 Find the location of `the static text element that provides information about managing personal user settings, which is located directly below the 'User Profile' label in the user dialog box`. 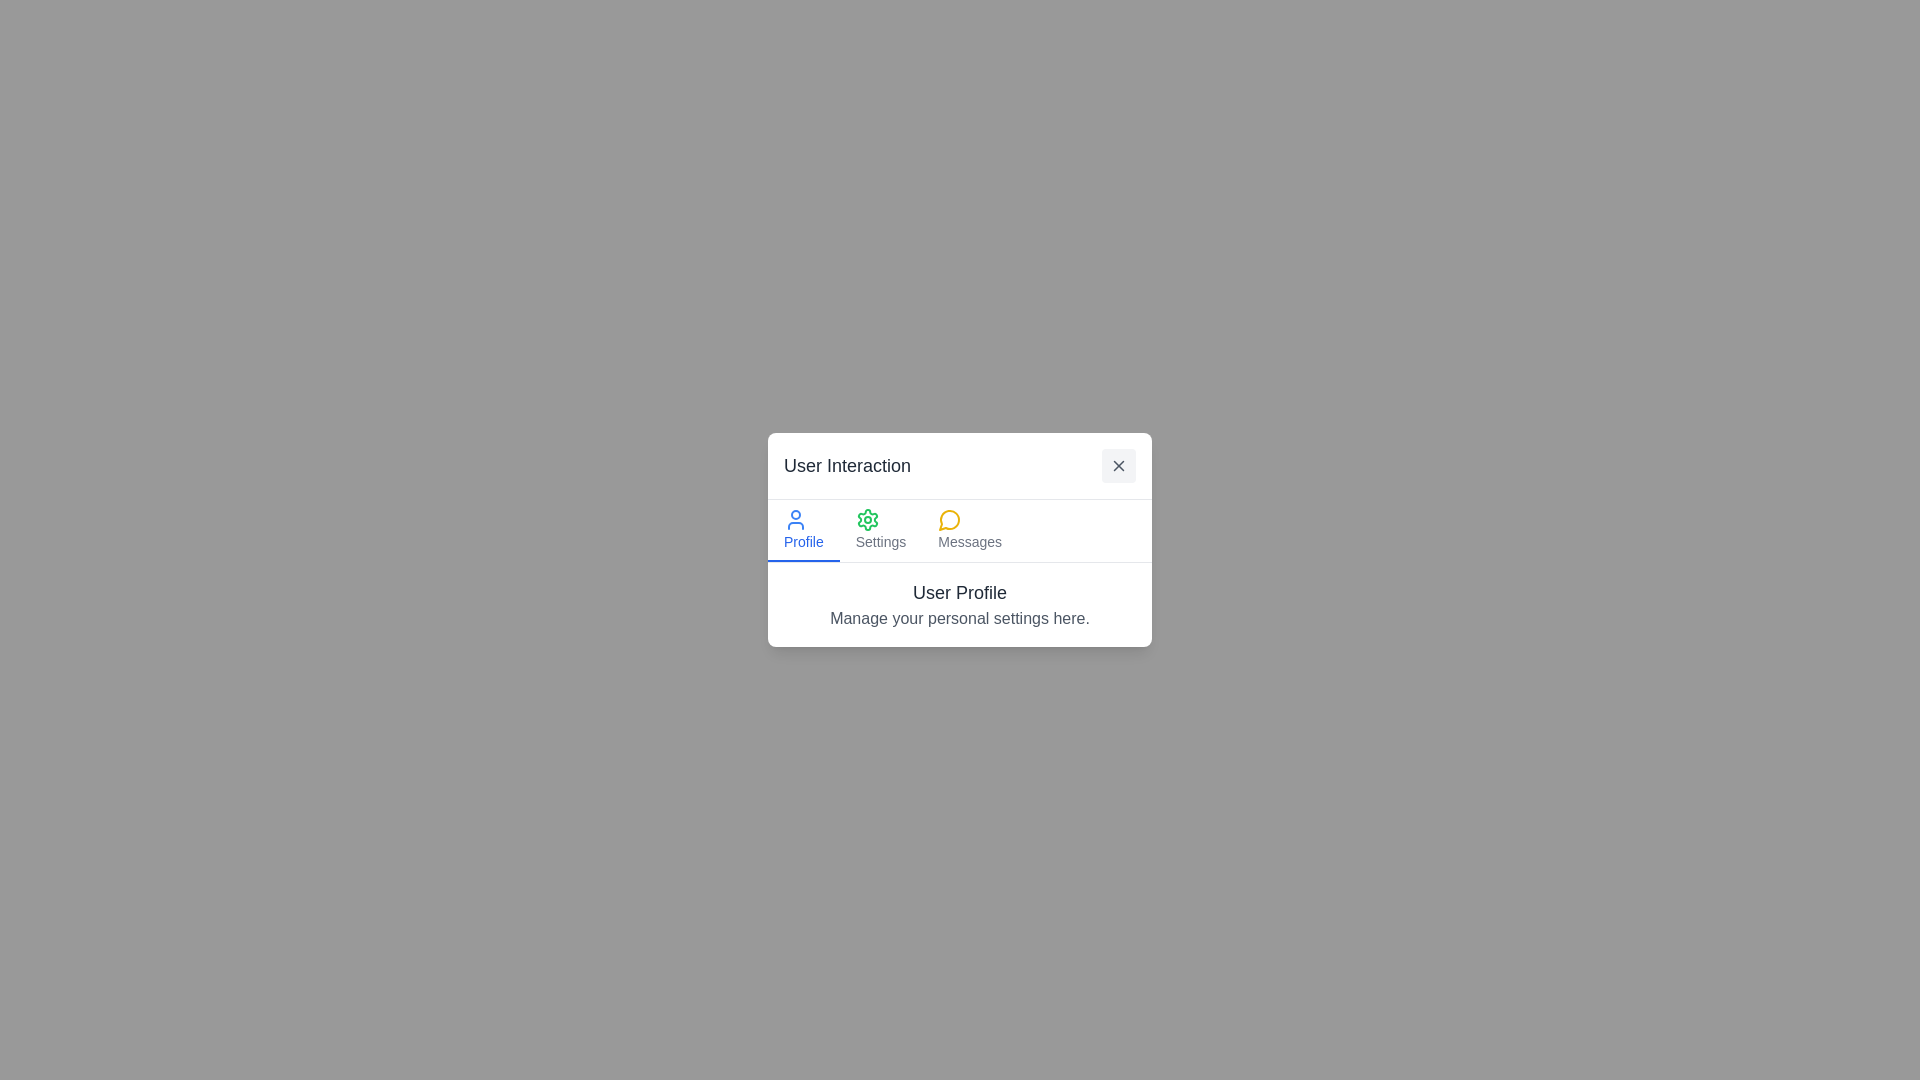

the static text element that provides information about managing personal user settings, which is located directly below the 'User Profile' label in the user dialog box is located at coordinates (960, 617).